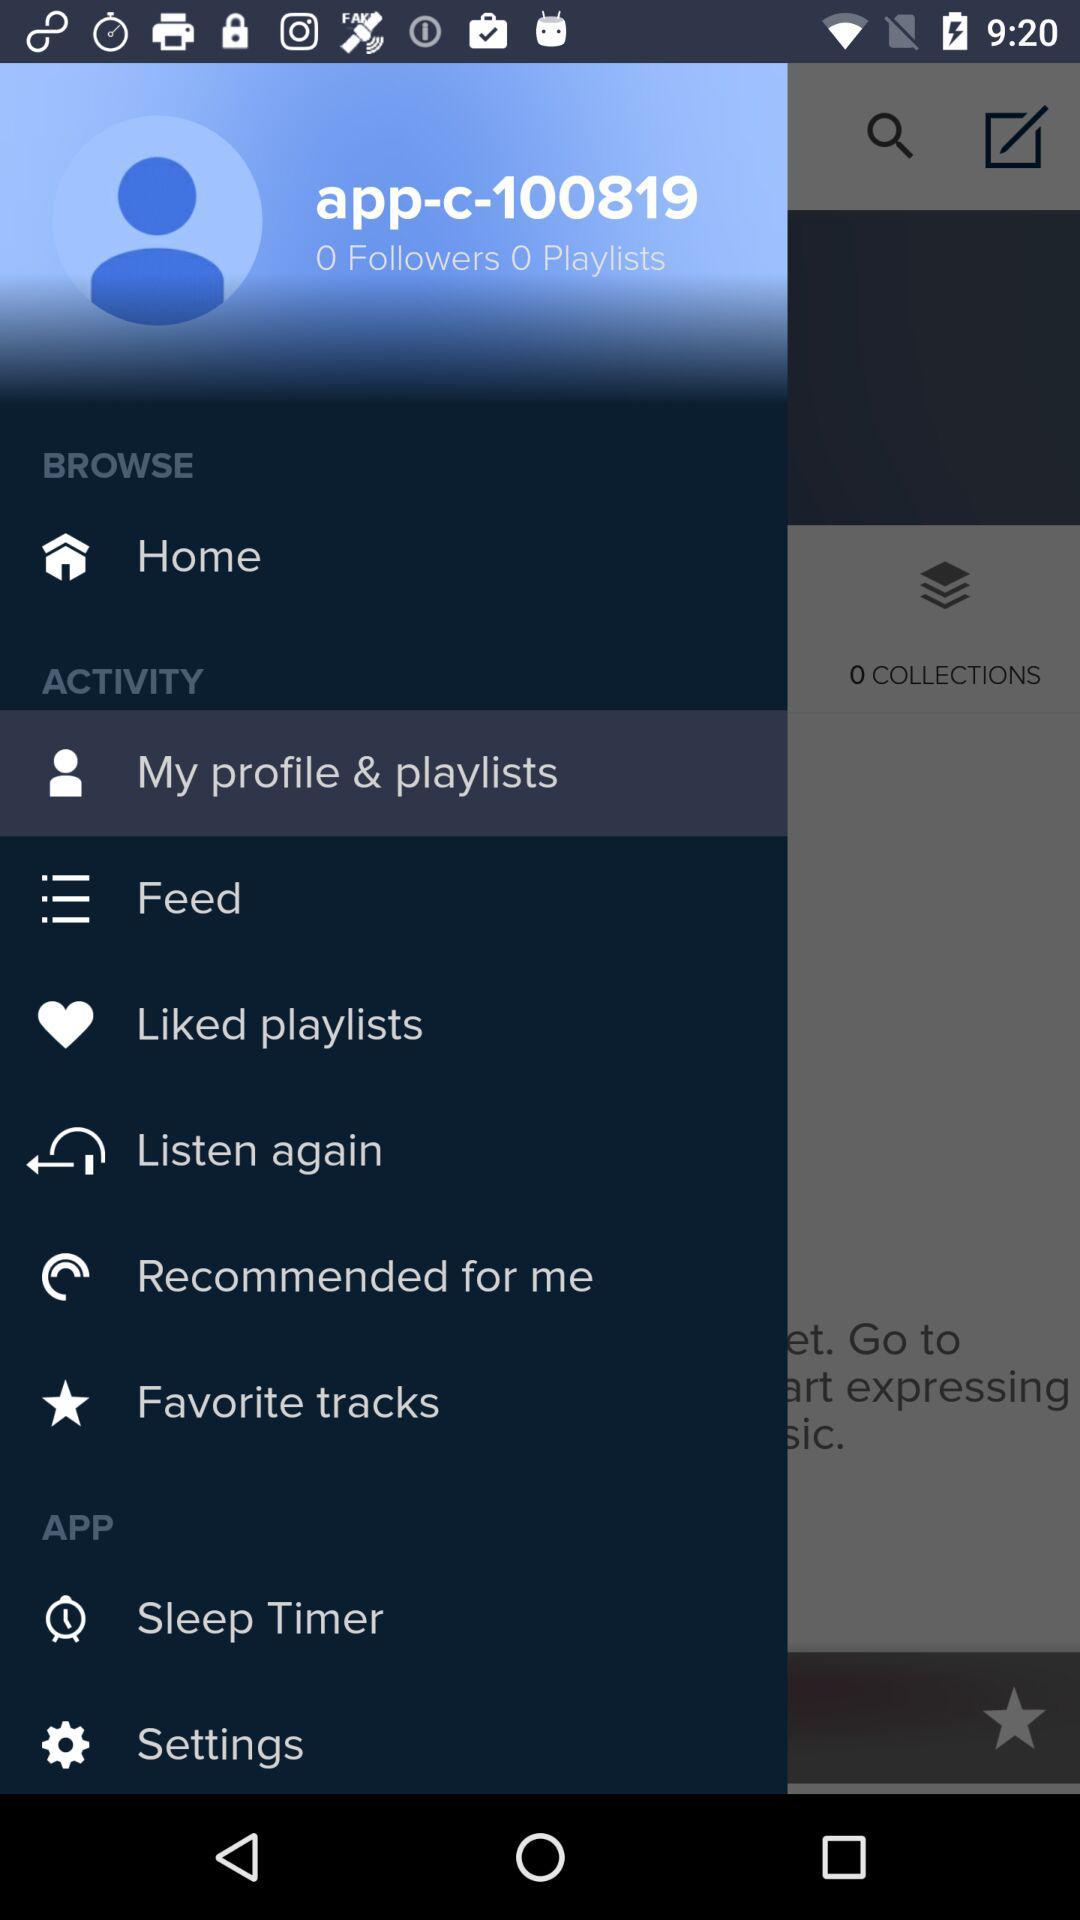  Describe the element at coordinates (1014, 1716) in the screenshot. I see `the star icon` at that location.